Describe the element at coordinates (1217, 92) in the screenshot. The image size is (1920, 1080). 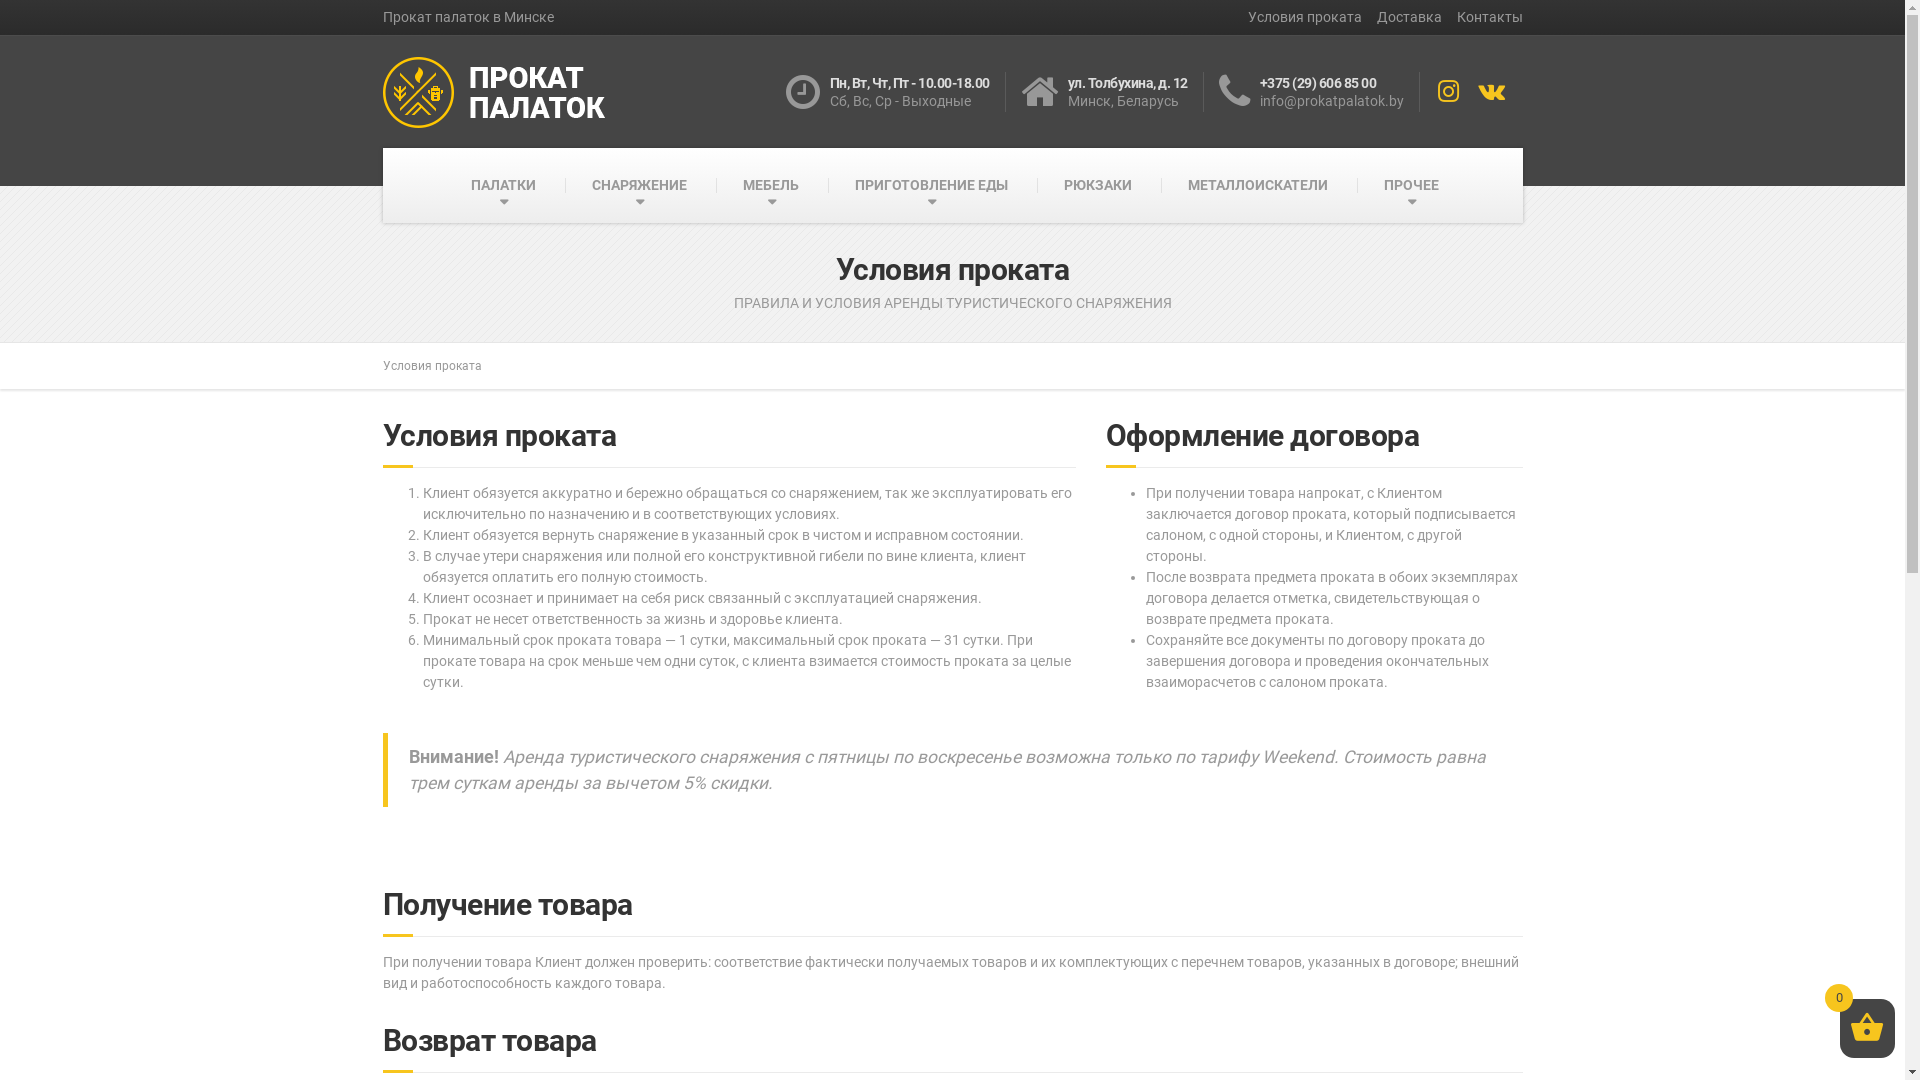
I see `'+375 (29) 606 85 00` at that location.